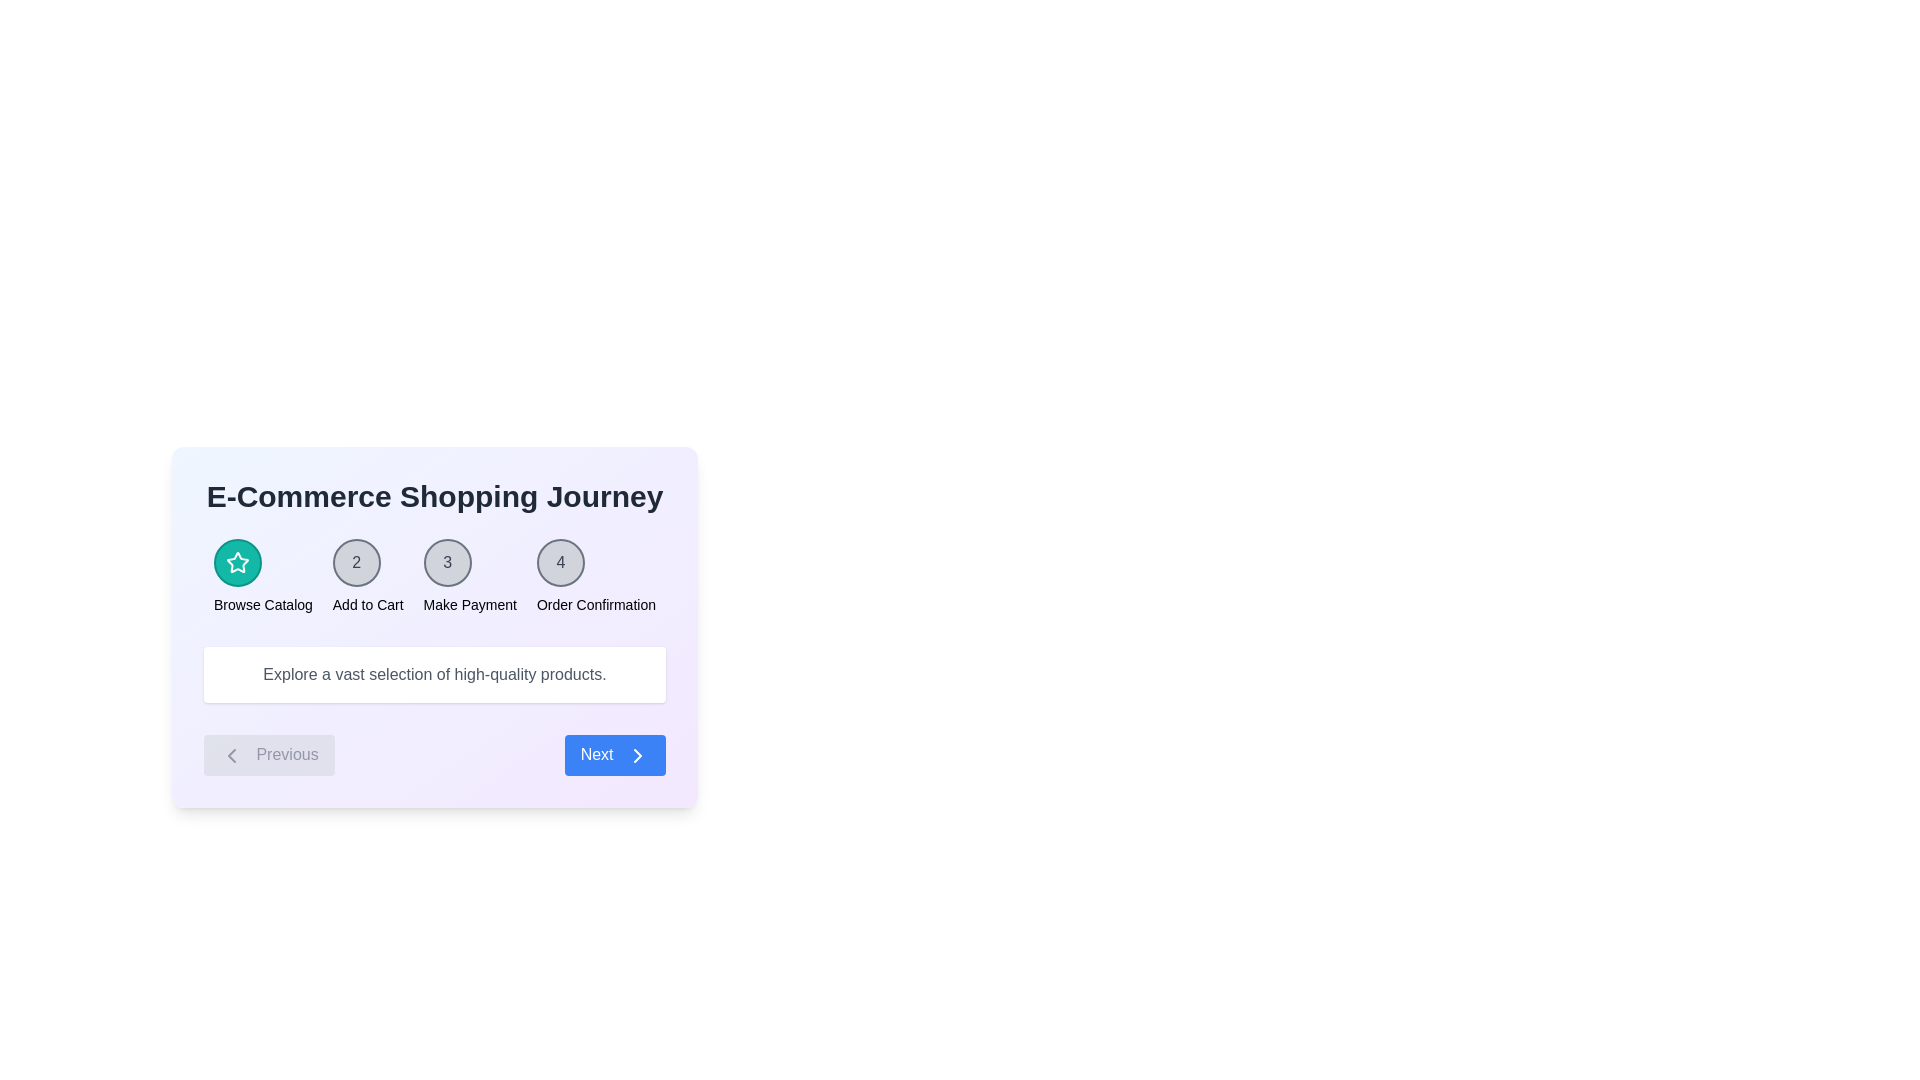 The height and width of the screenshot is (1080, 1920). Describe the element at coordinates (595, 577) in the screenshot. I see `the fourth progress indicator labeled 'Order Confirmation'` at that location.